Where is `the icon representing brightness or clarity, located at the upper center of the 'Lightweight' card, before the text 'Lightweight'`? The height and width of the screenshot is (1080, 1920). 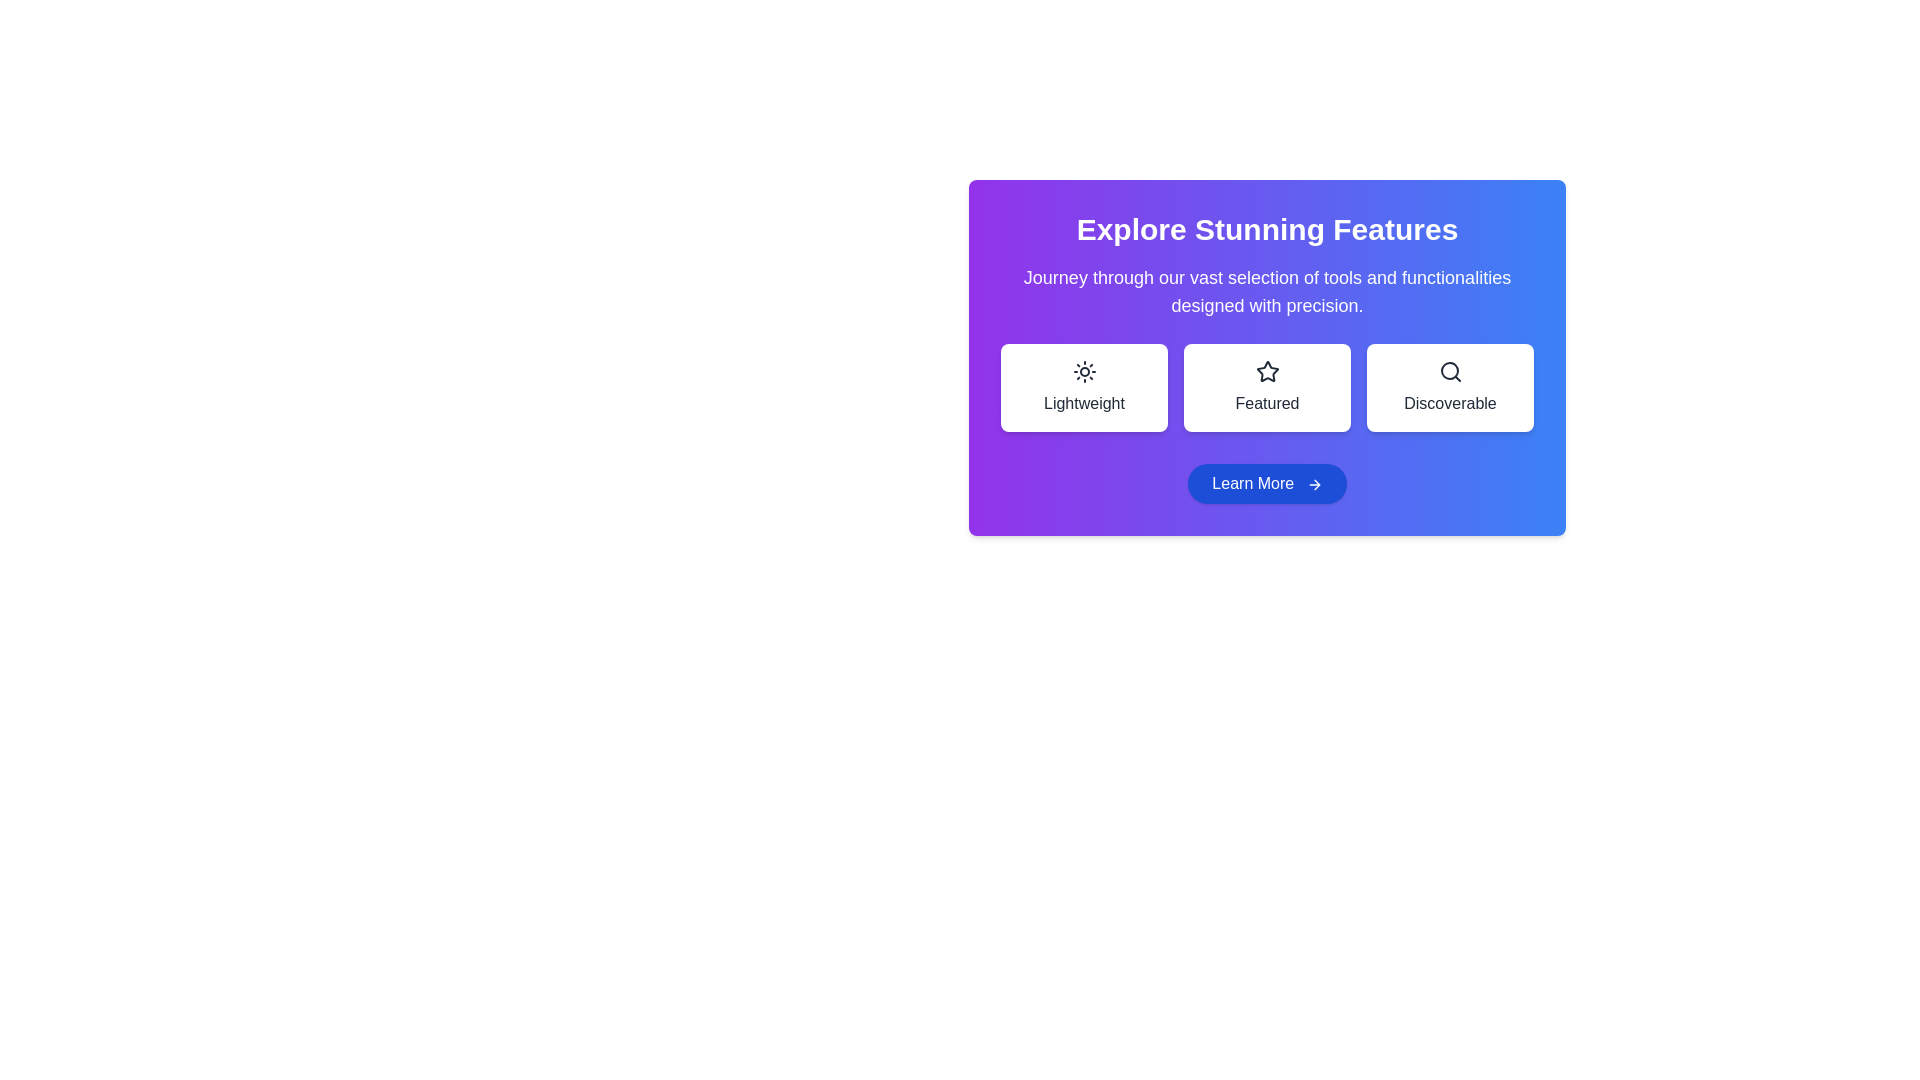 the icon representing brightness or clarity, located at the upper center of the 'Lightweight' card, before the text 'Lightweight' is located at coordinates (1083, 371).